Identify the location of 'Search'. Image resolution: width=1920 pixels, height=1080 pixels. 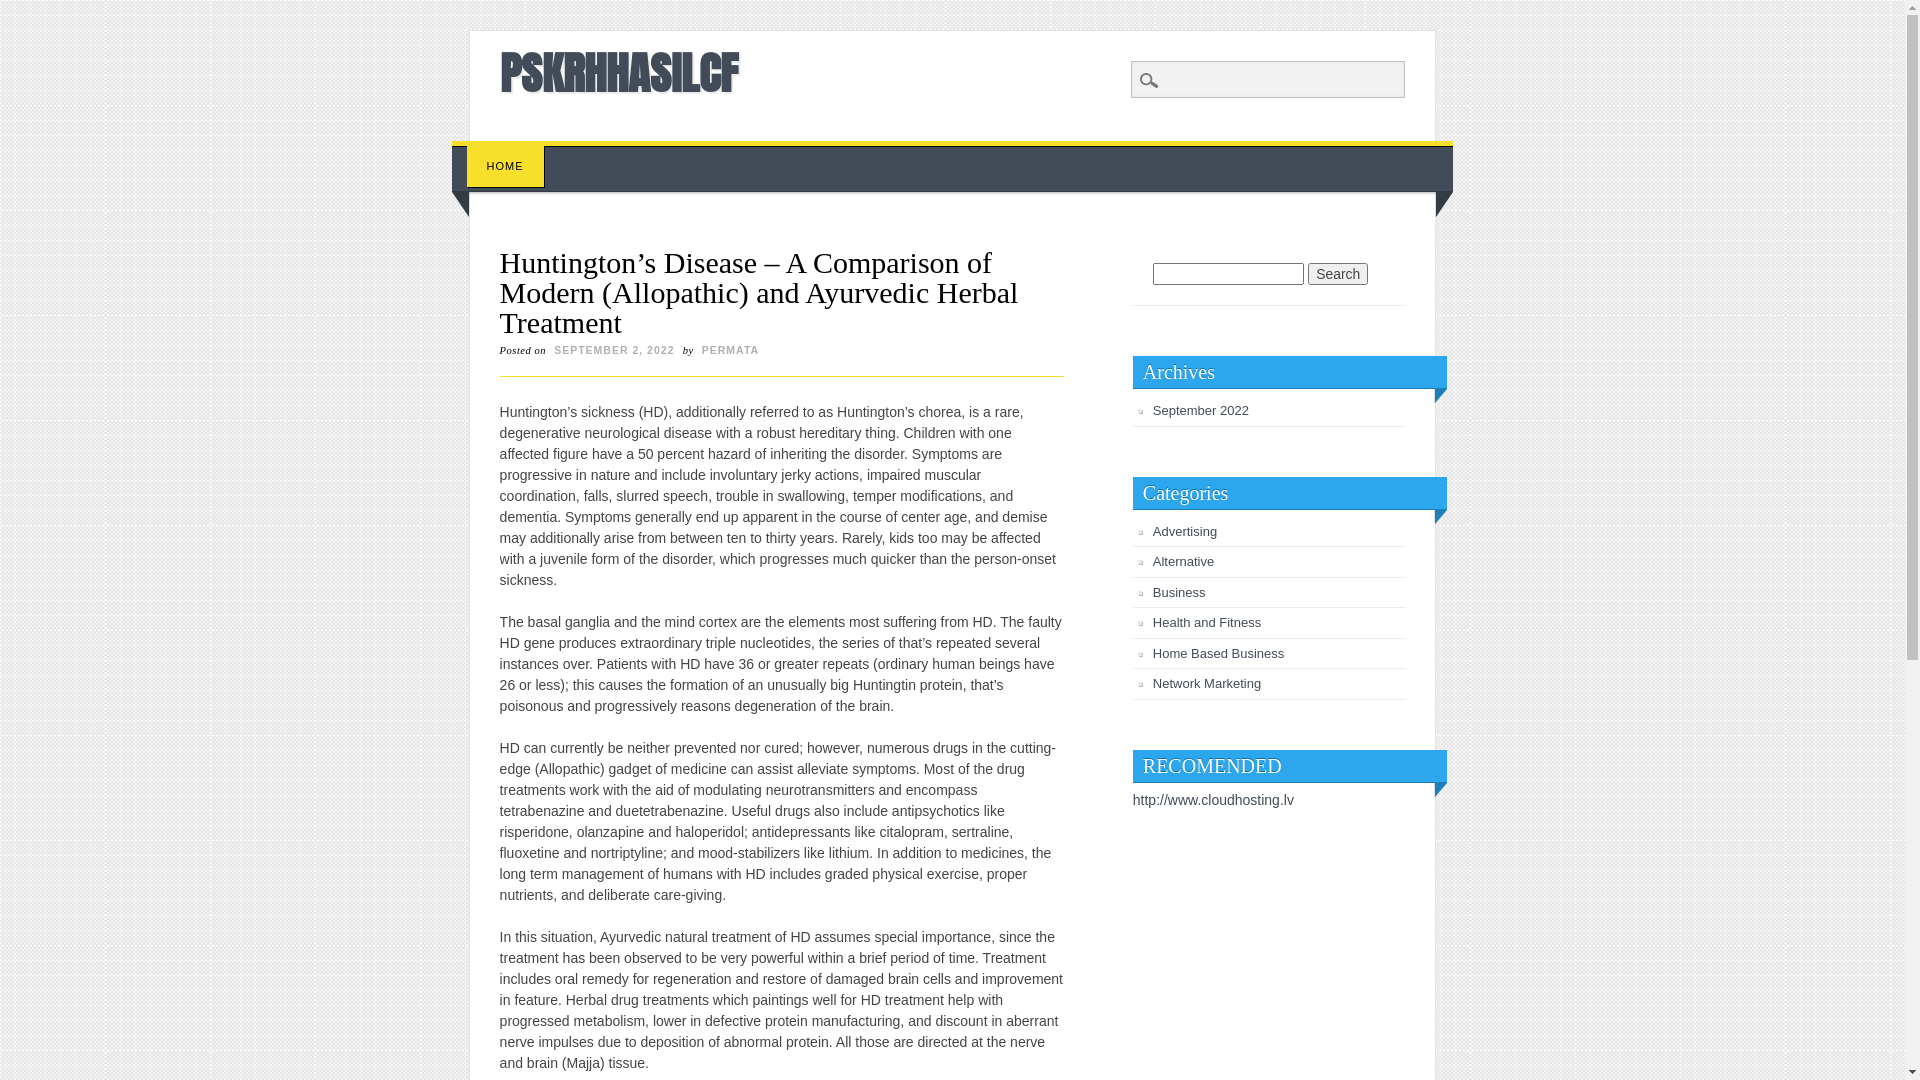
(1338, 273).